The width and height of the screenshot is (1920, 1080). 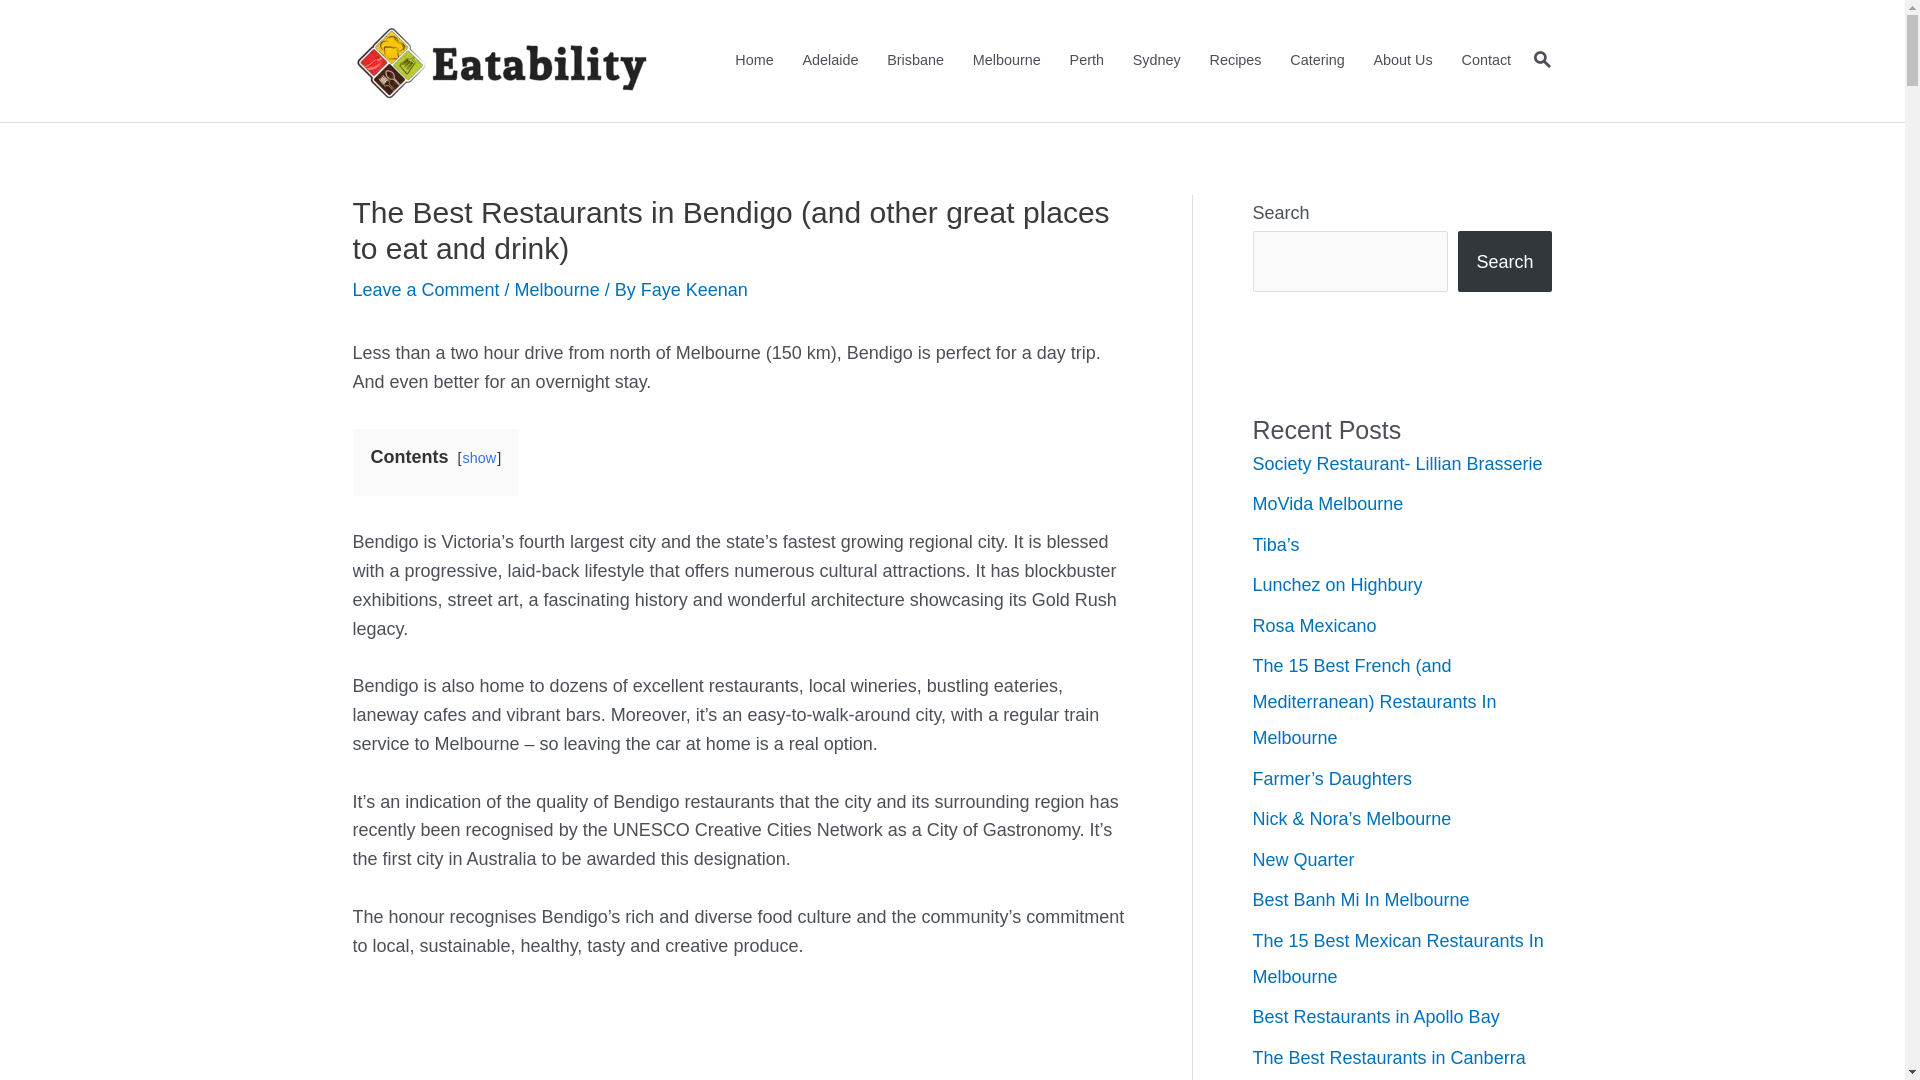 What do you see at coordinates (915, 60) in the screenshot?
I see `'Brisbane'` at bounding box center [915, 60].